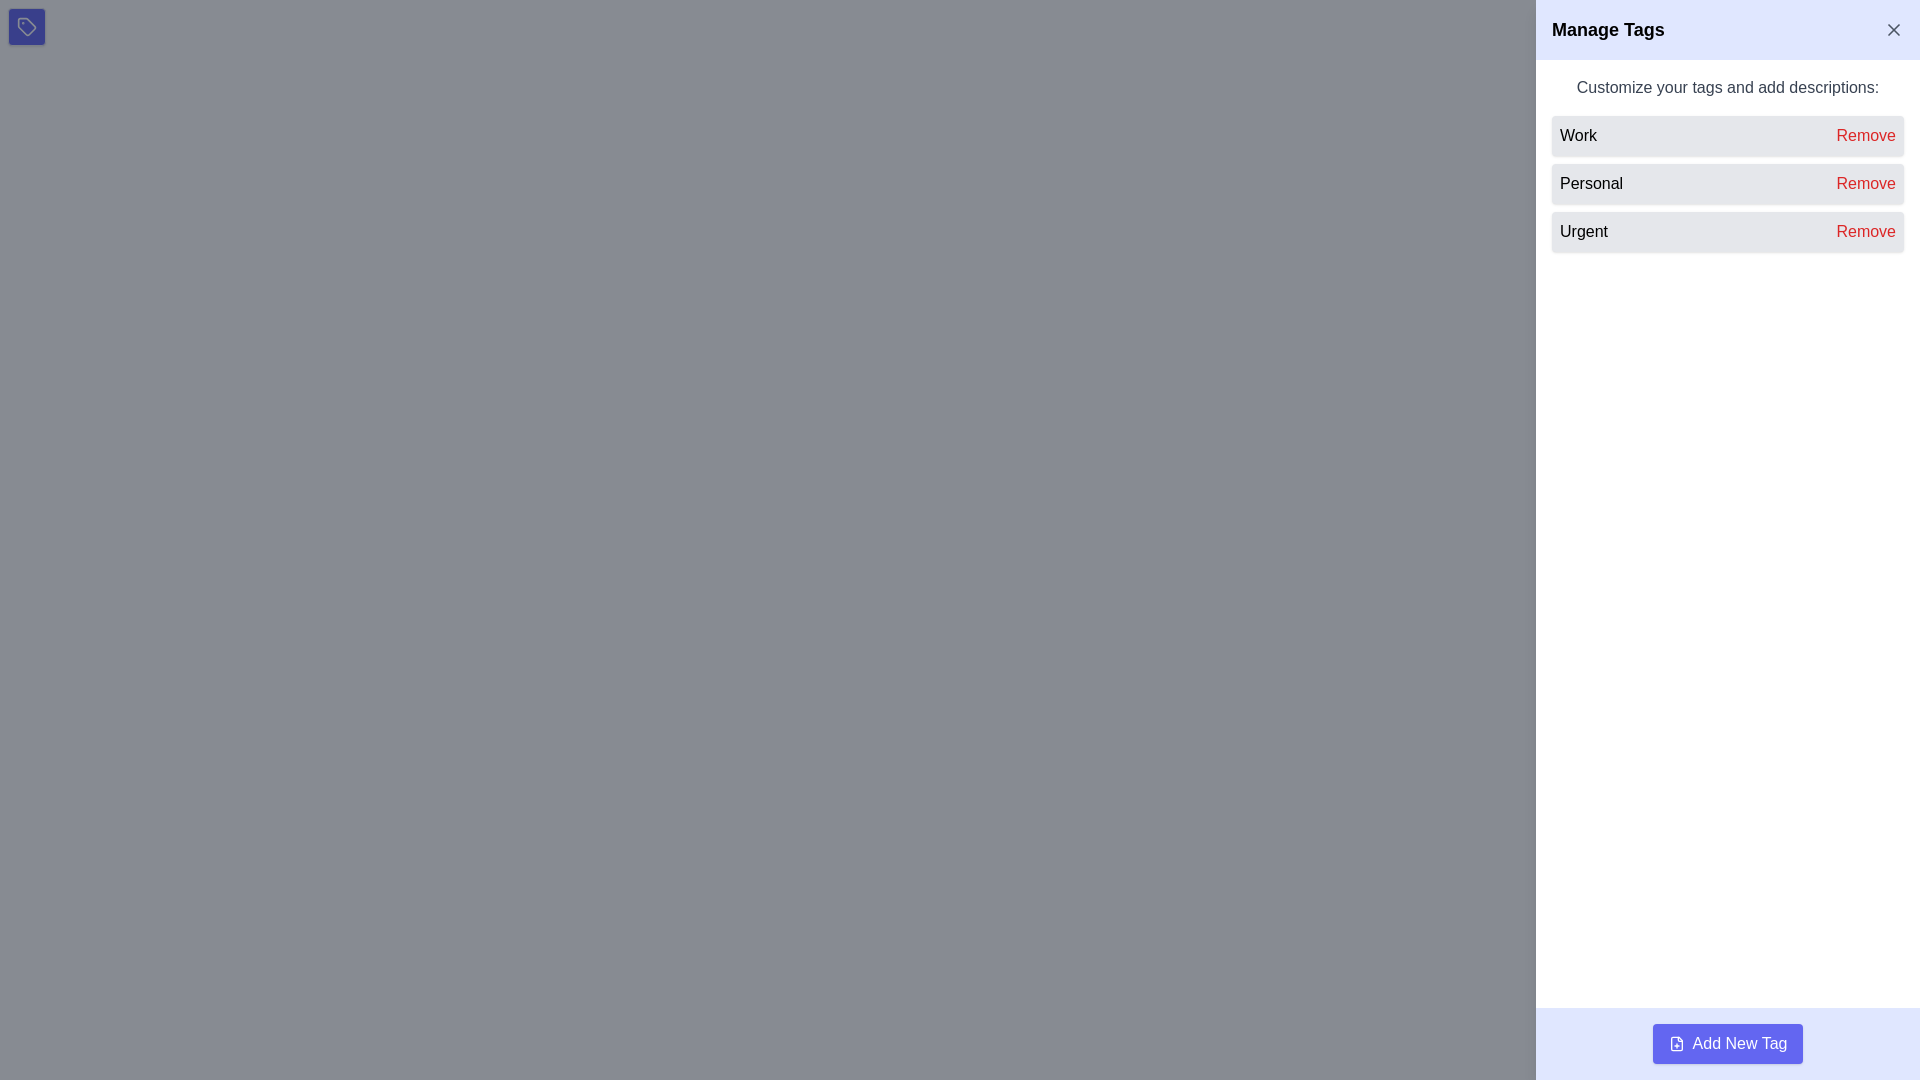 Image resolution: width=1920 pixels, height=1080 pixels. Describe the element at coordinates (1676, 1043) in the screenshot. I see `the 'Add New Tag' button by clicking the icon resembling a document with a plus symbol to trigger the associated action` at that location.